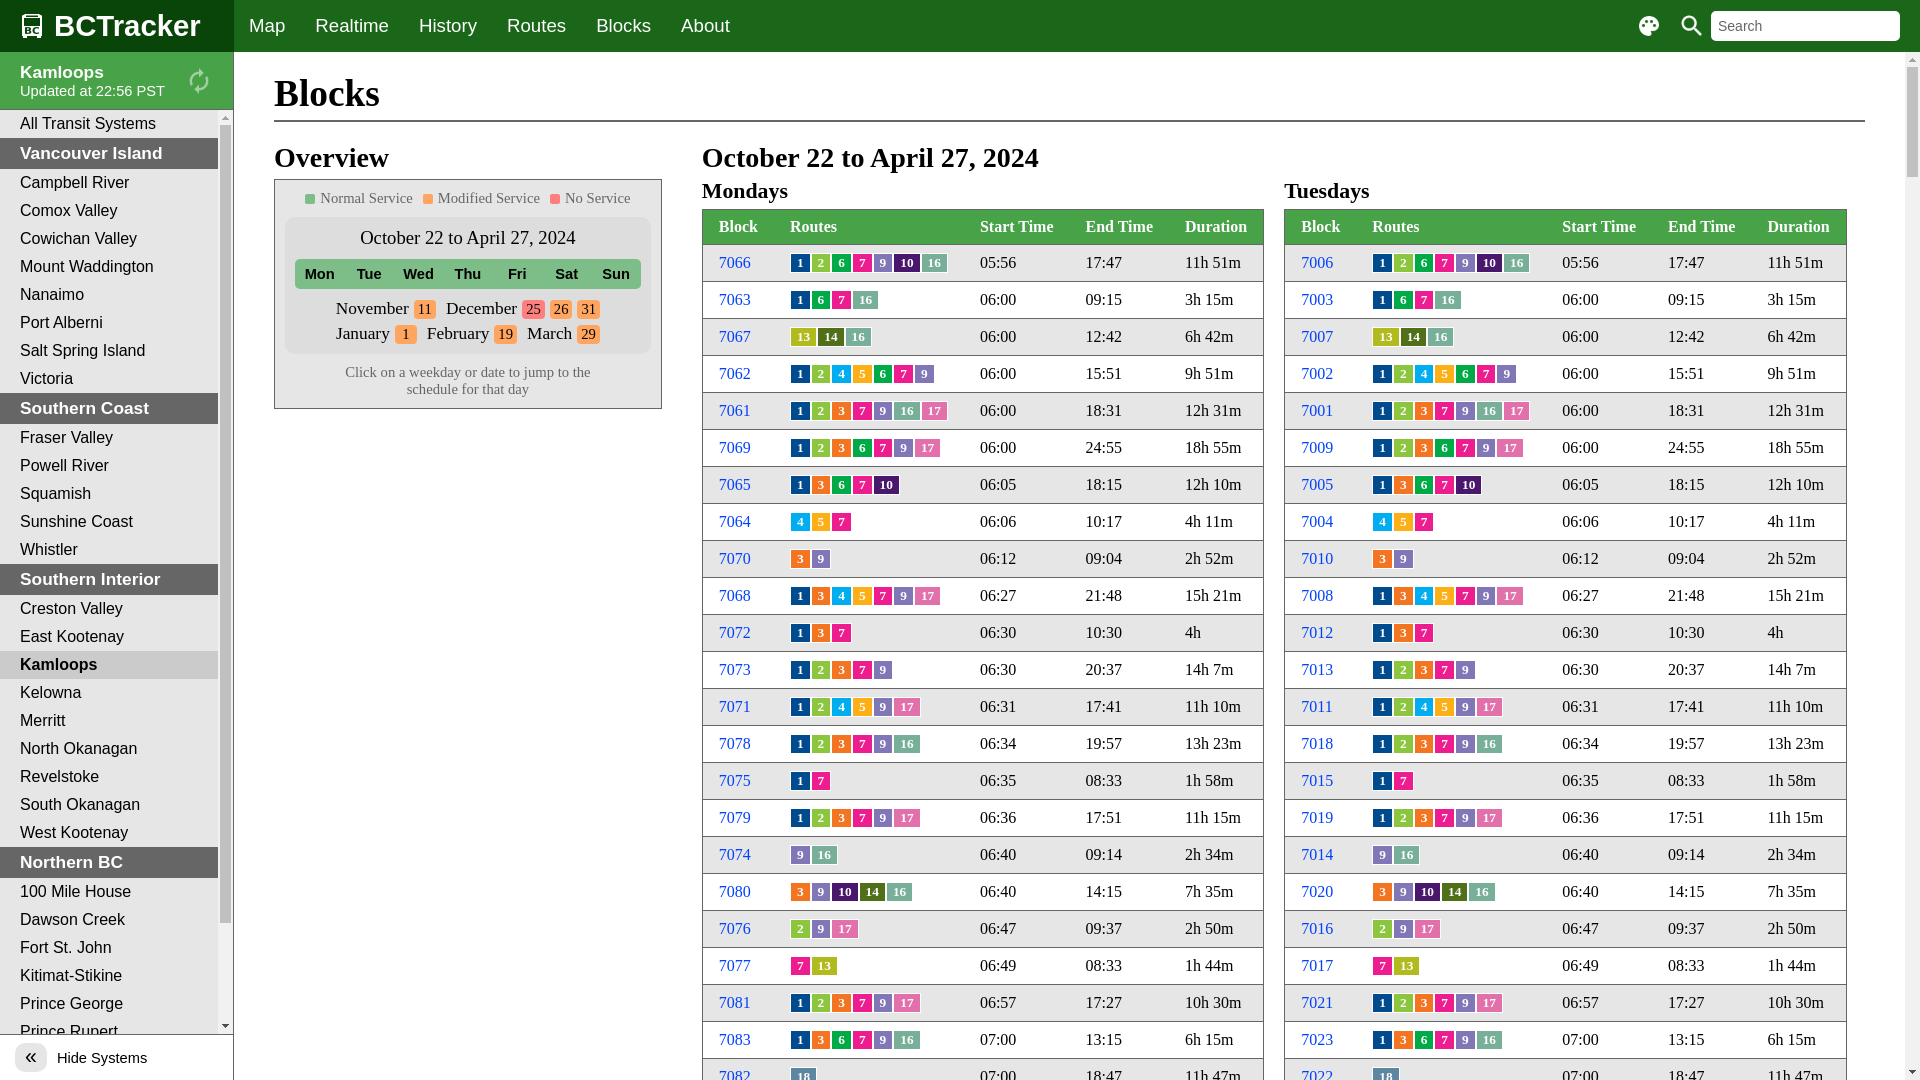 This screenshot has width=1920, height=1080. I want to click on '2', so click(800, 929).